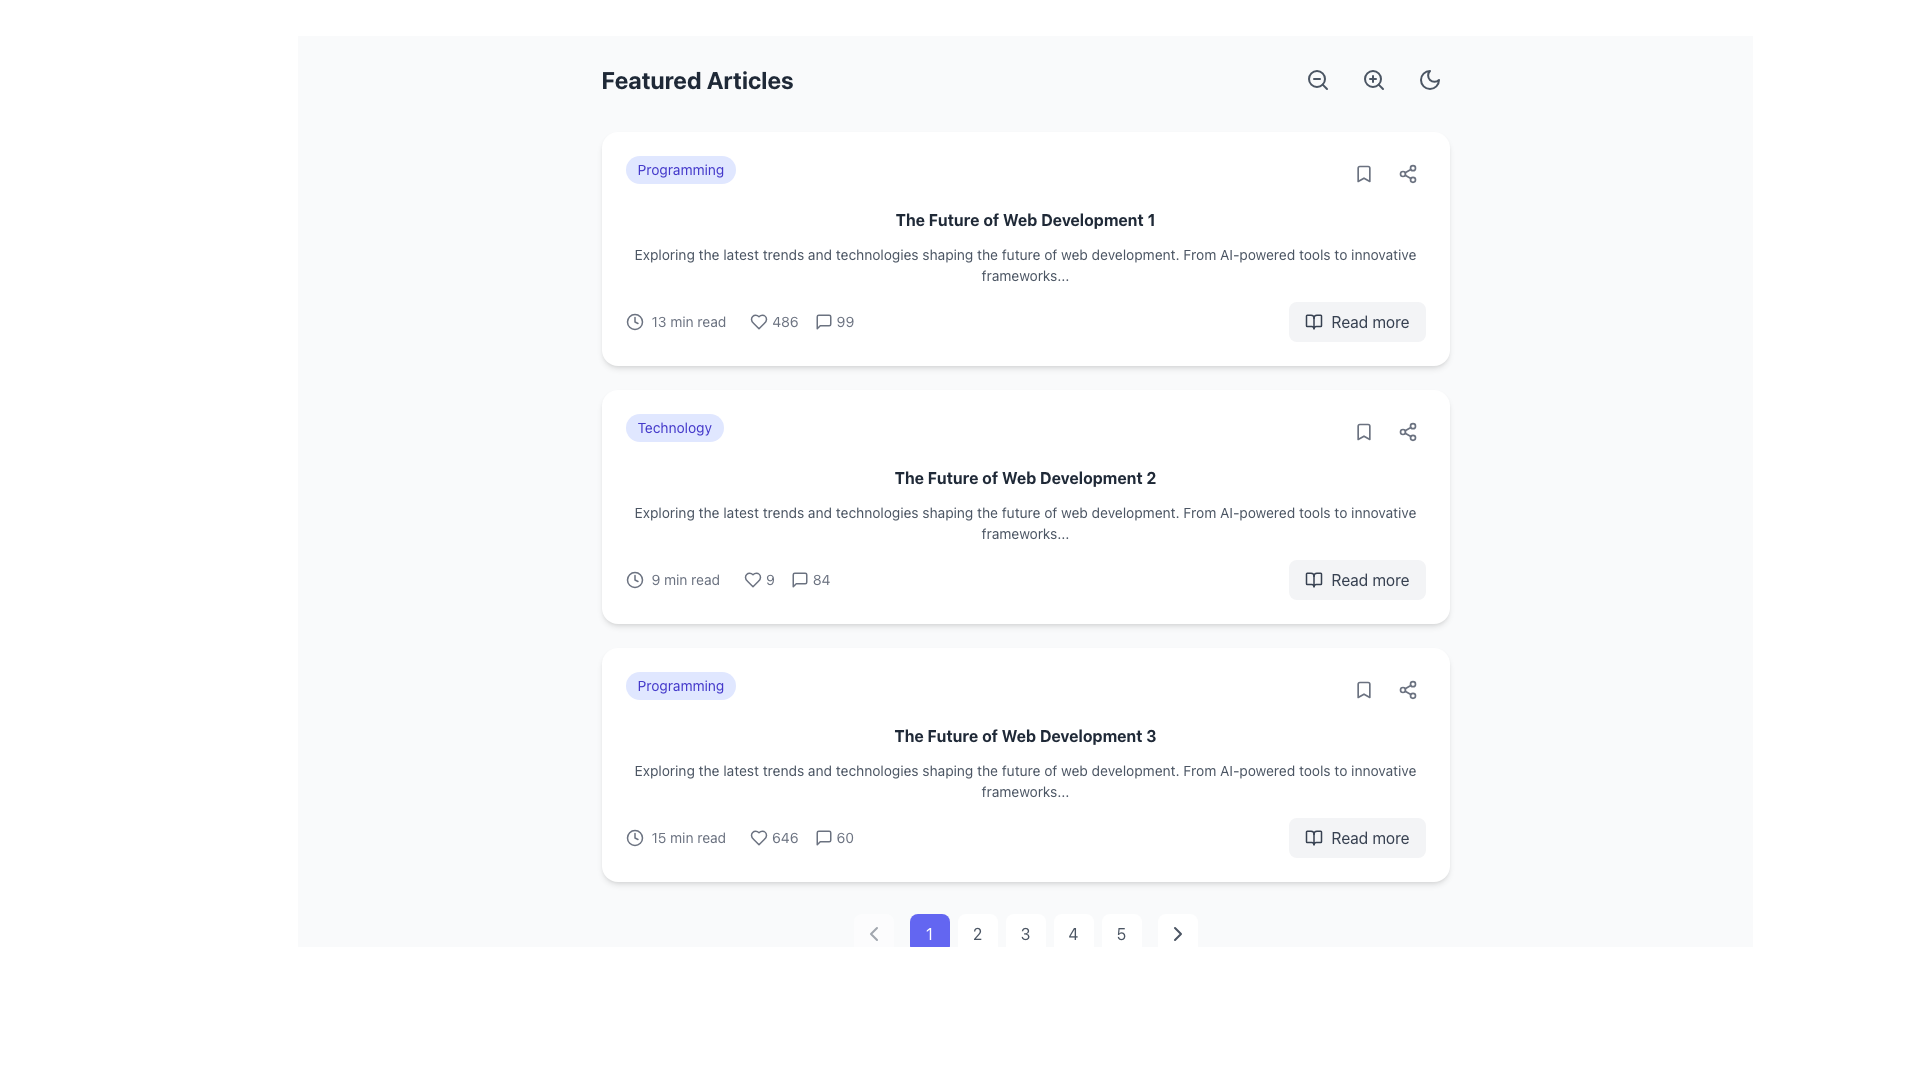  What do you see at coordinates (1025, 579) in the screenshot?
I see `the 'Read more' button located in the metadata summary bar of the second card on the webpage, which provides details about the article` at bounding box center [1025, 579].